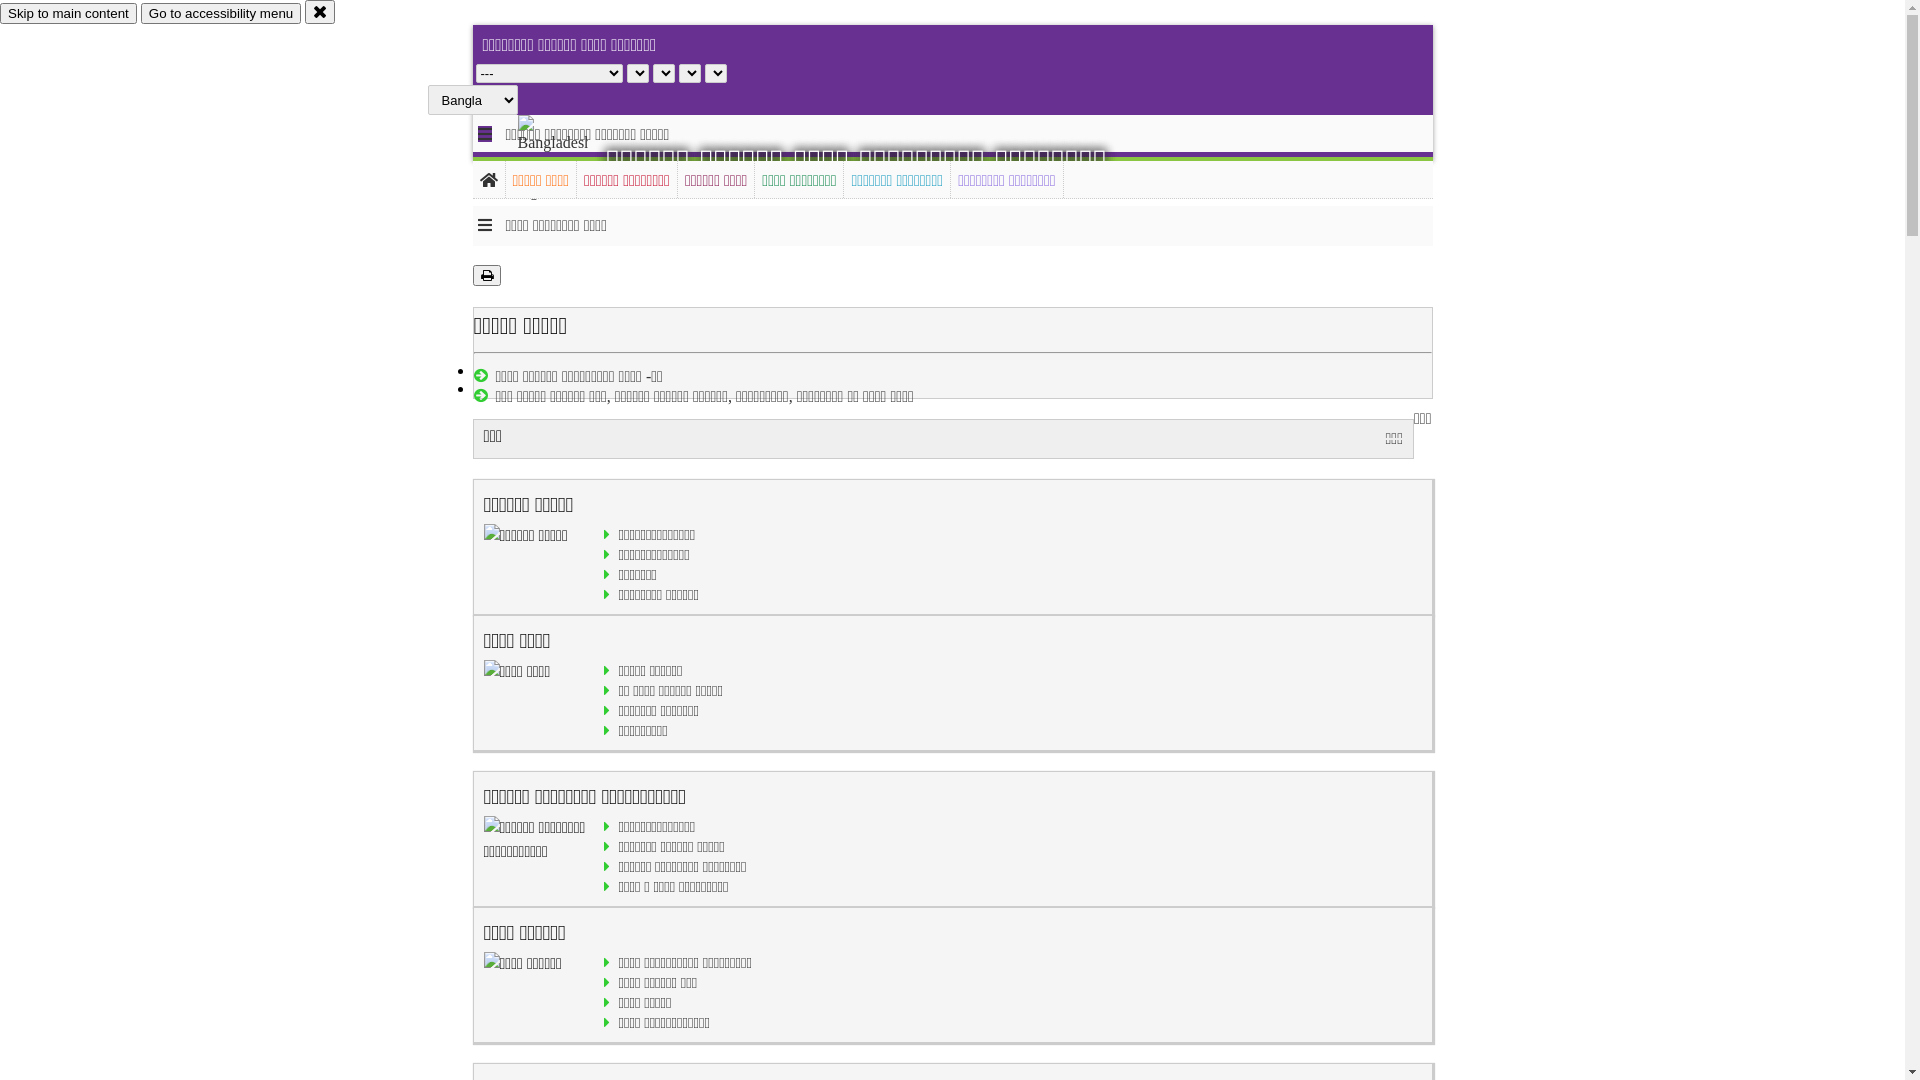 The image size is (1920, 1080). Describe the element at coordinates (220, 13) in the screenshot. I see `'Go to accessibility menu'` at that location.